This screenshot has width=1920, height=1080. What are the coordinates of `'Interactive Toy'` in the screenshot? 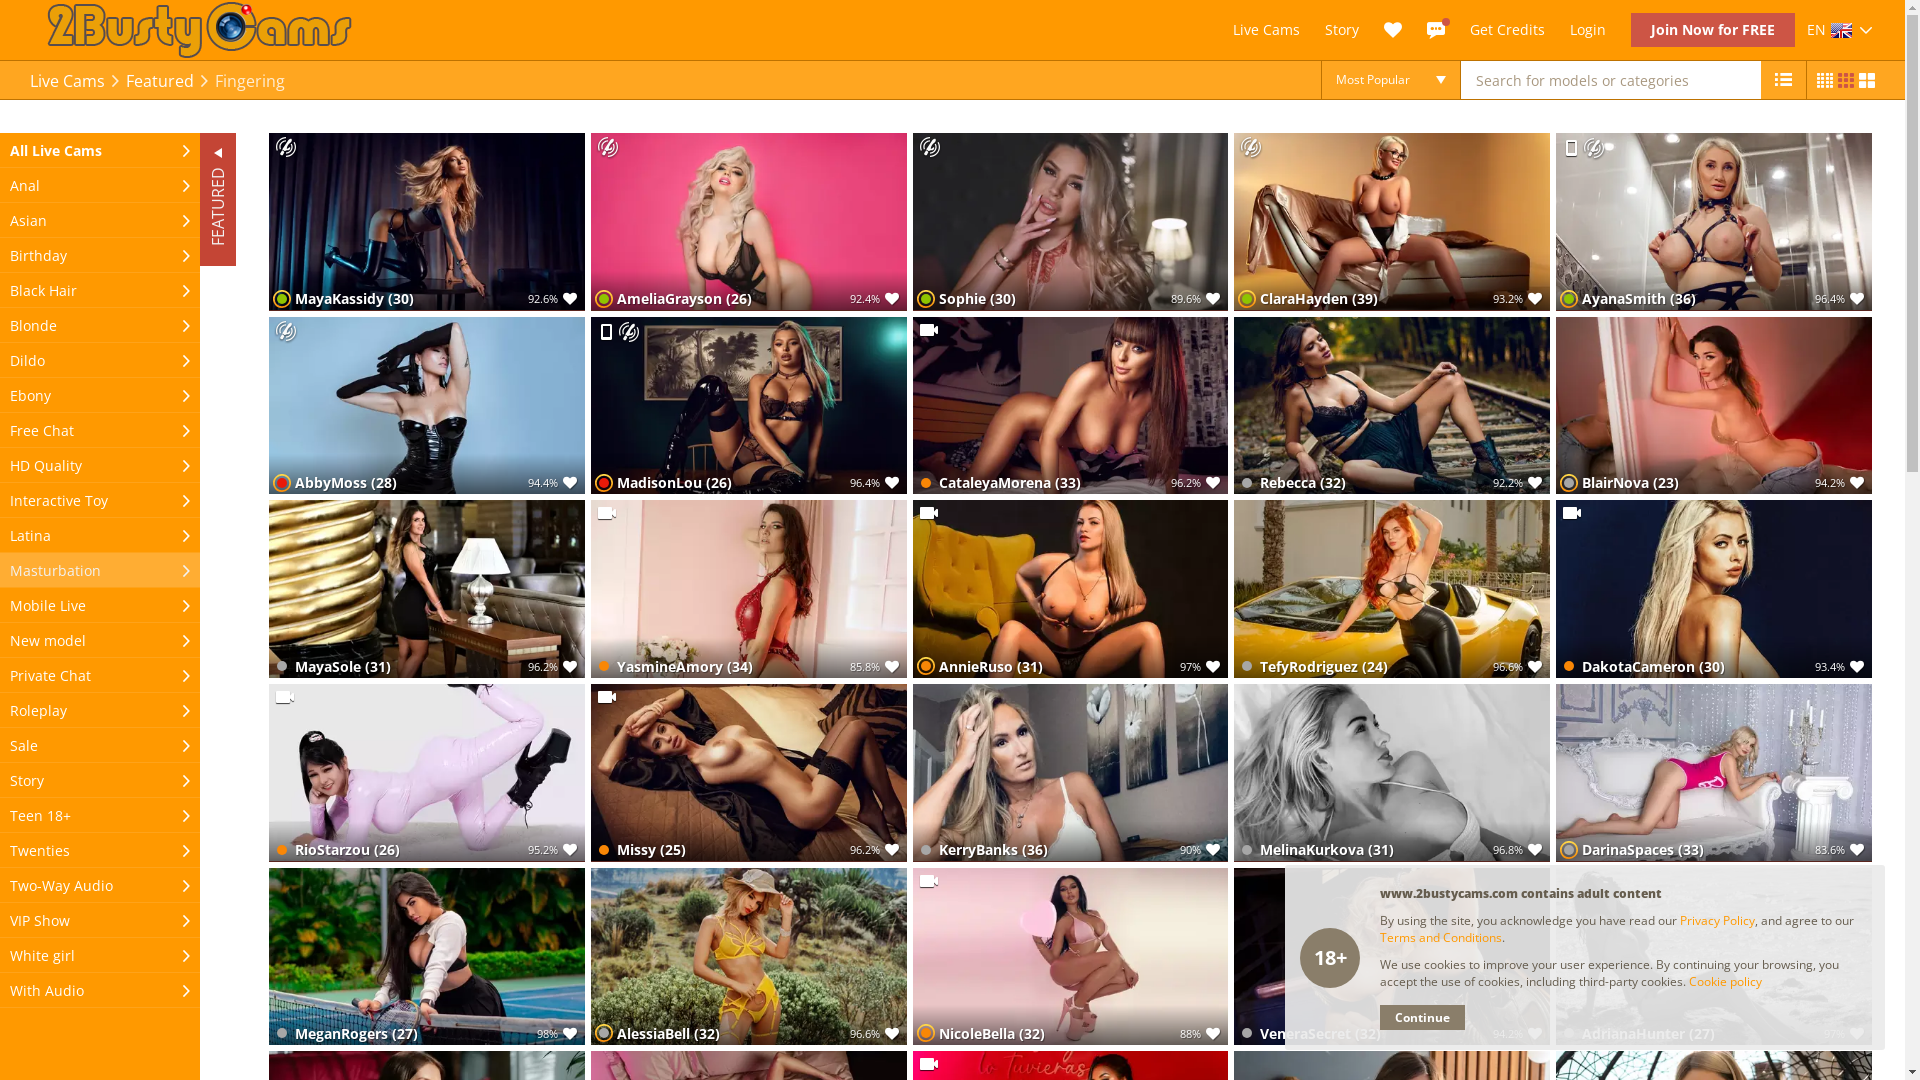 It's located at (99, 499).